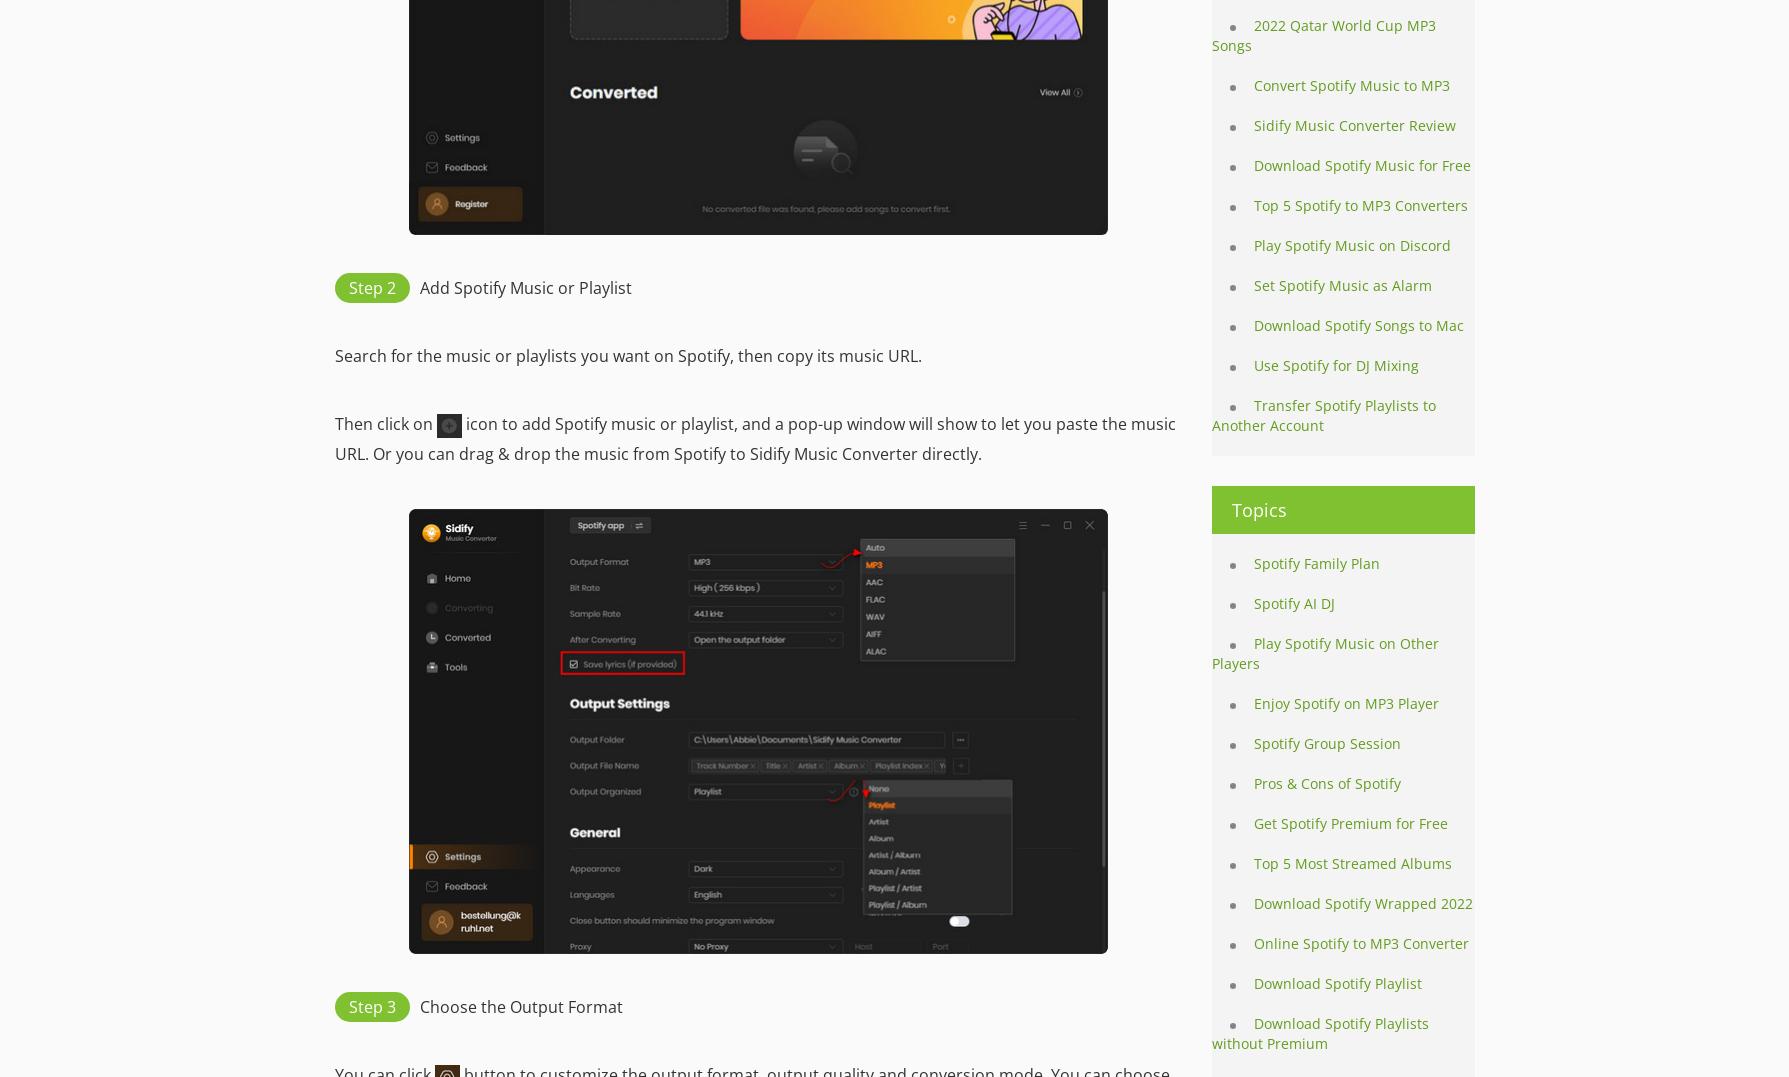  Describe the element at coordinates (370, 1005) in the screenshot. I see `'Step 3'` at that location.